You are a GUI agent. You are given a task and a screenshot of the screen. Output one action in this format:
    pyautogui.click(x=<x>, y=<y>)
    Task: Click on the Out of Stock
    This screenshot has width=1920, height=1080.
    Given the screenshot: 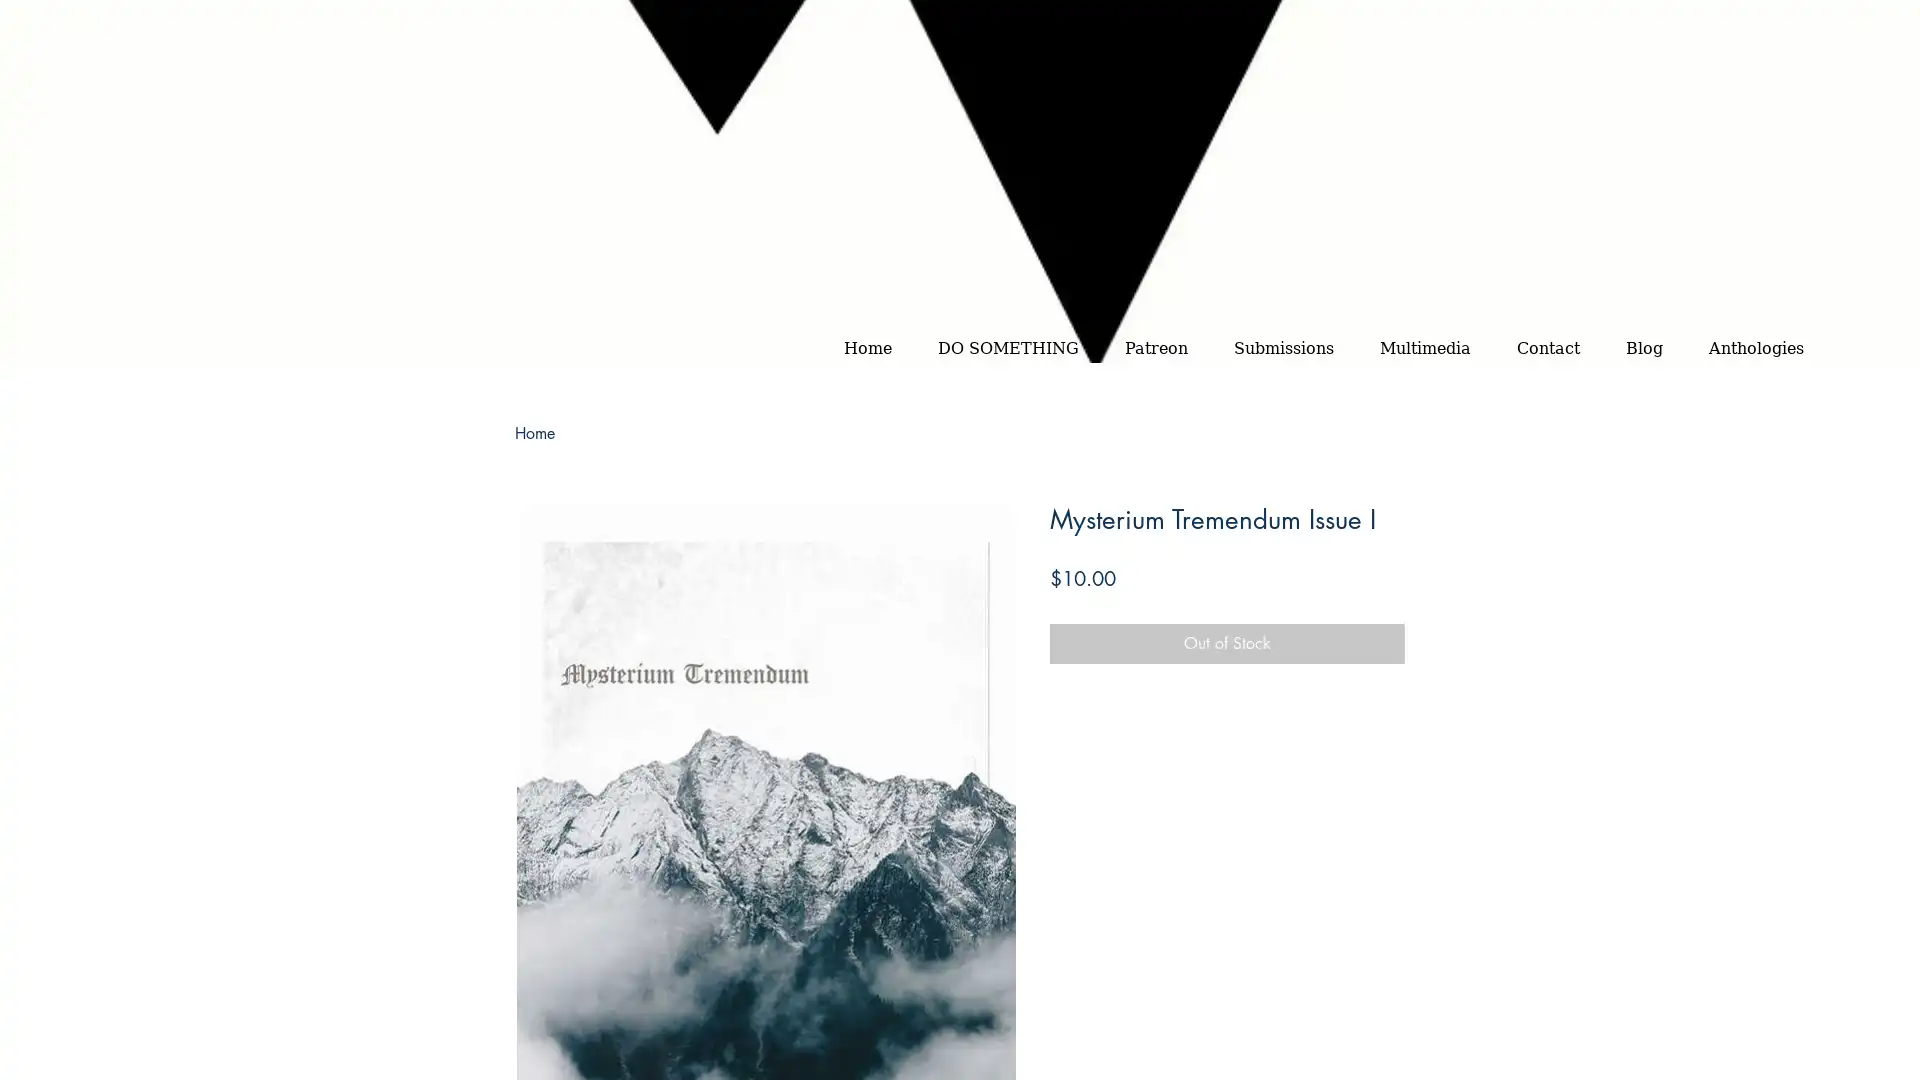 What is the action you would take?
    pyautogui.click(x=1226, y=643)
    